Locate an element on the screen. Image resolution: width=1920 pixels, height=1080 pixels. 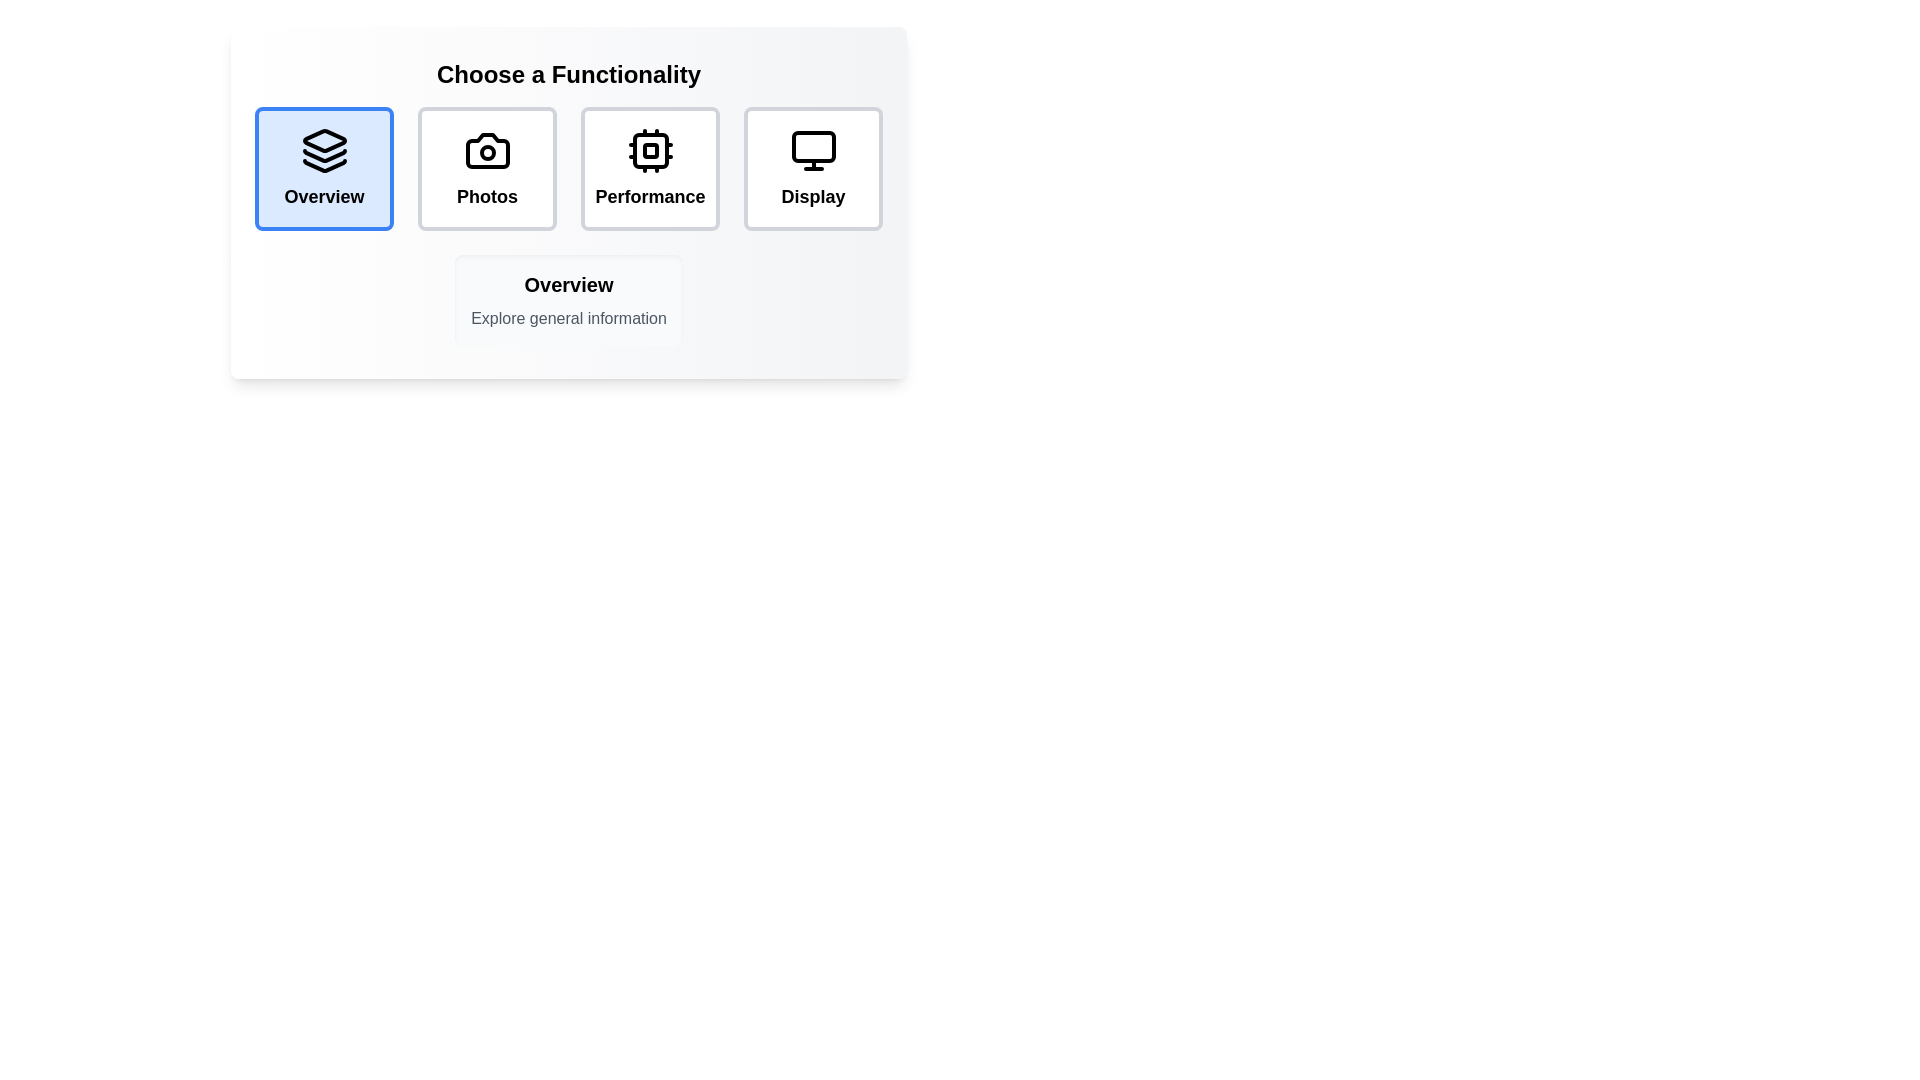
the camera icon located inside the 'Photos' card, which is the second icon in a horizontal sequence of four icons is located at coordinates (487, 149).